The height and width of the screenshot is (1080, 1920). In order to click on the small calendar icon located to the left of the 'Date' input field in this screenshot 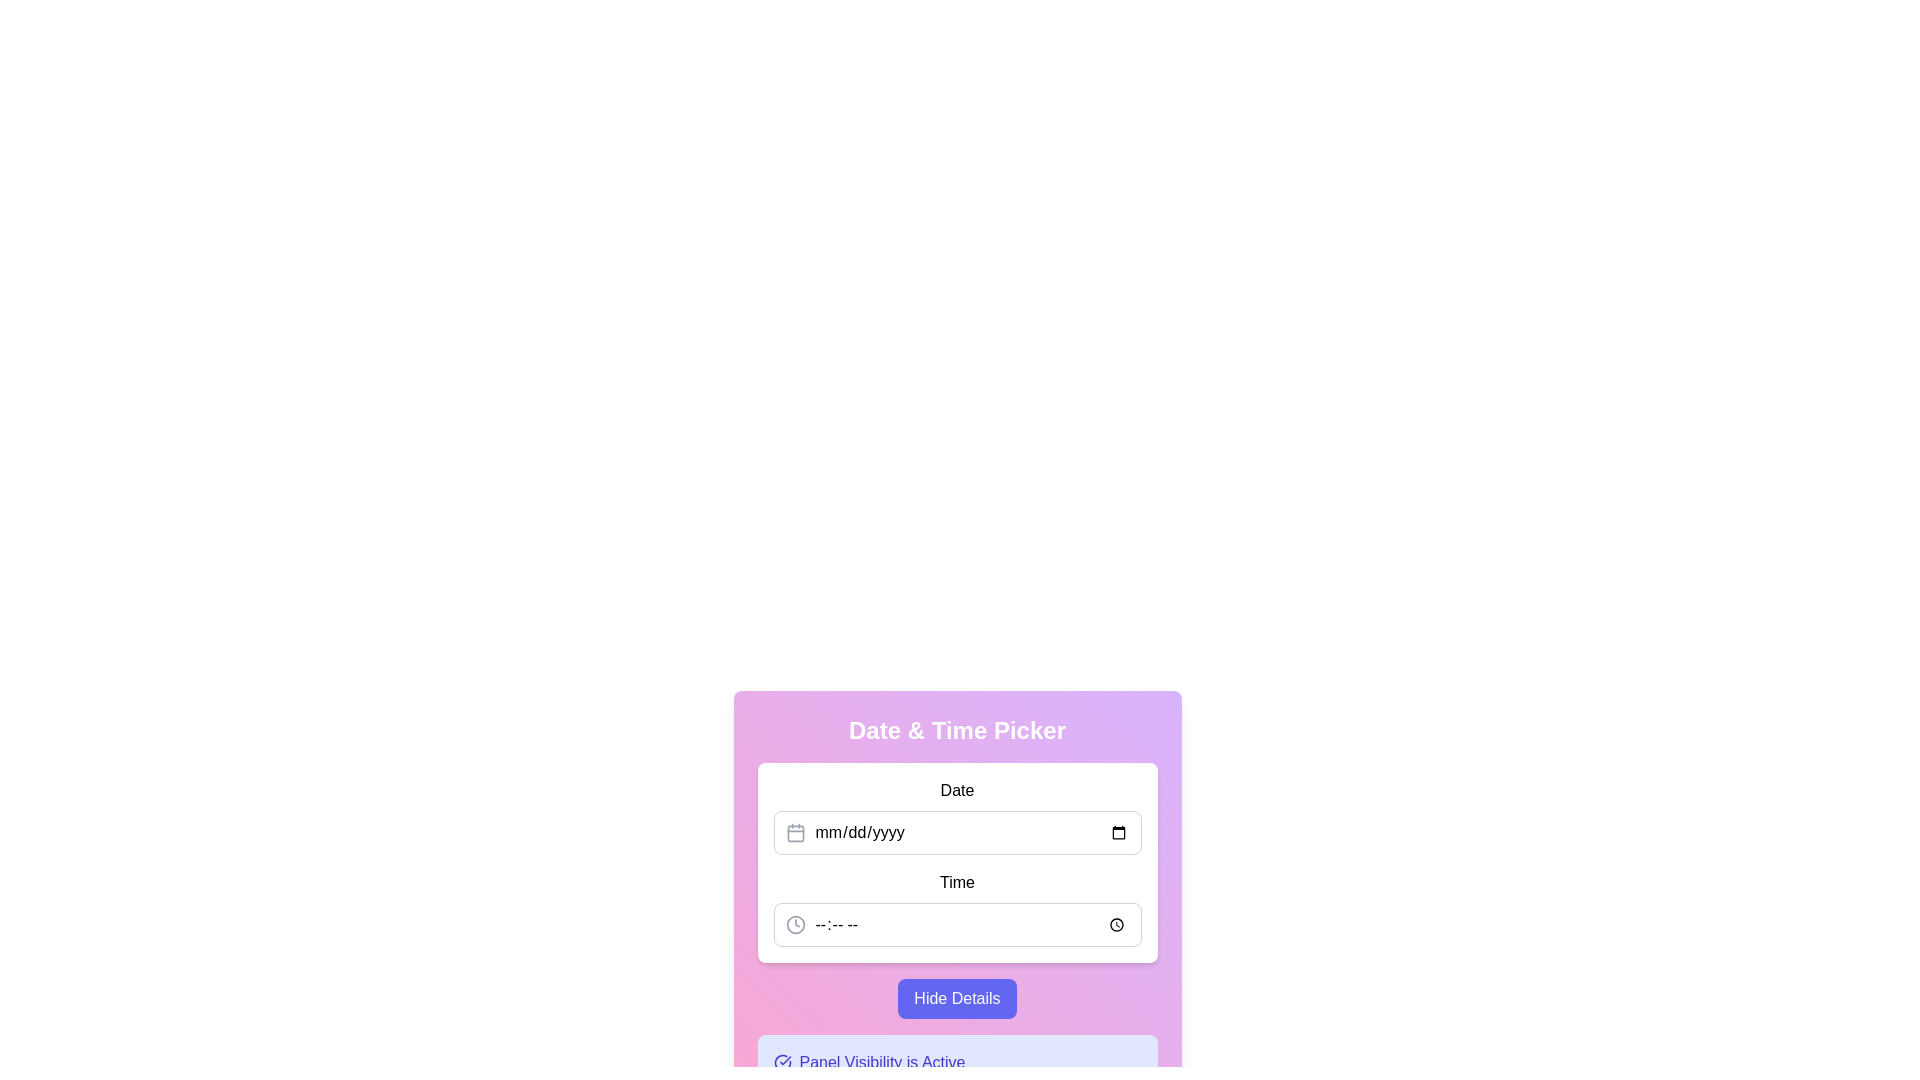, I will do `click(794, 833)`.